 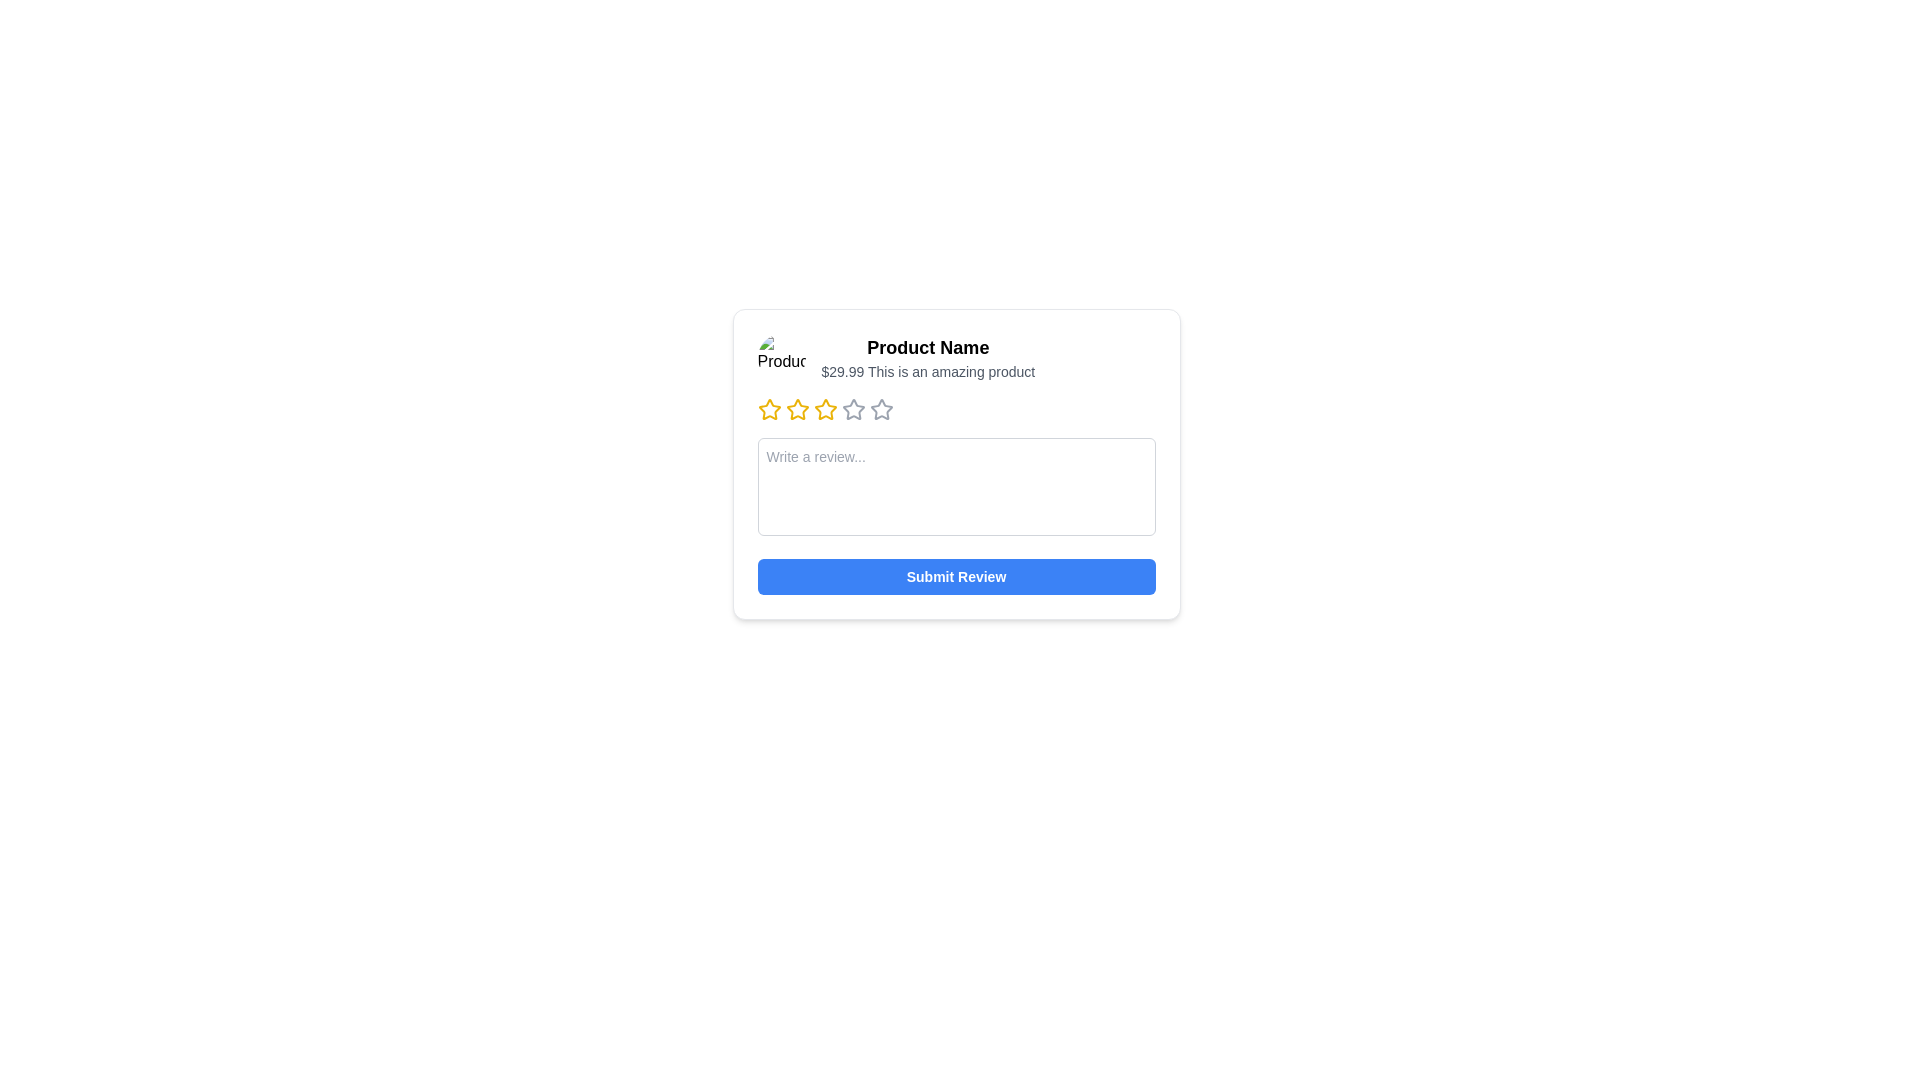 I want to click on the first star icon in the rating section of the review form, so click(x=768, y=408).